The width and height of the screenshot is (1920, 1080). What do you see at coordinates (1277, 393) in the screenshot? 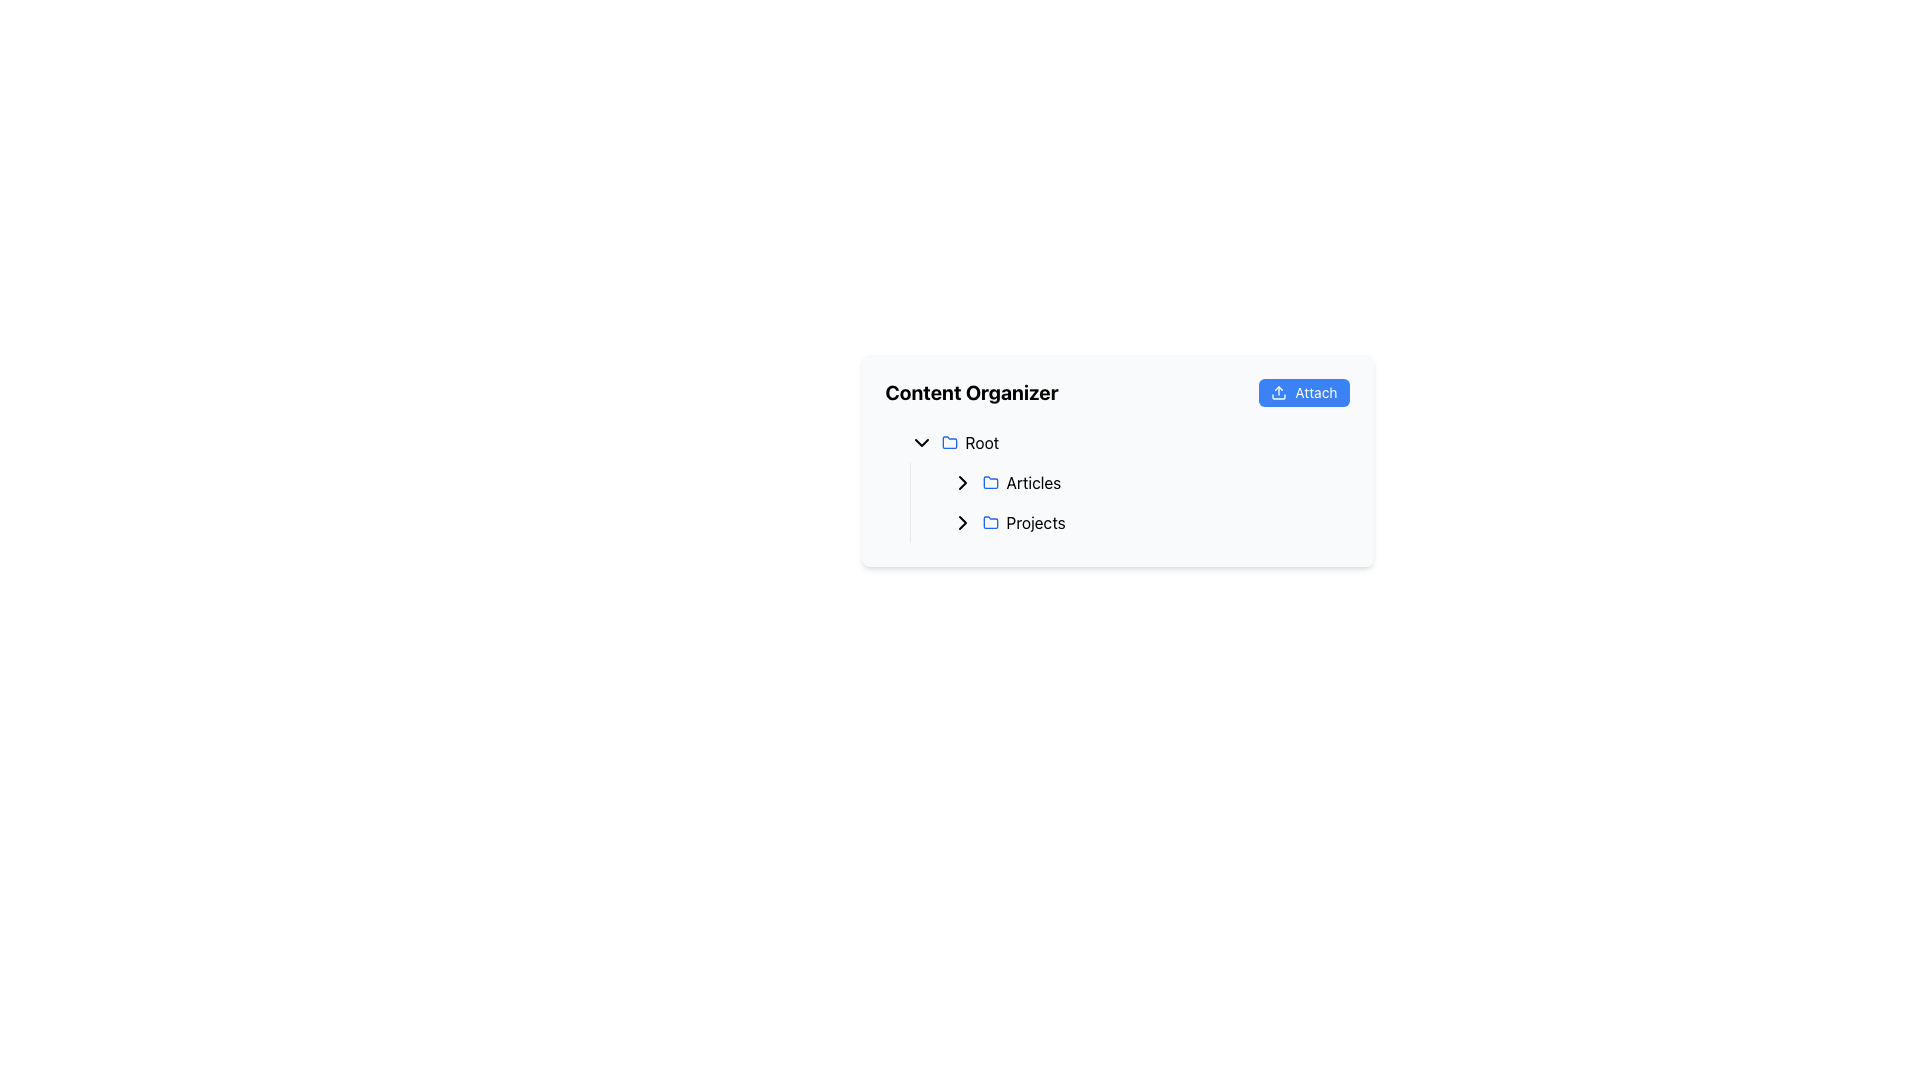
I see `the 'Attach' button which contains the upload icon located in the top-right corner of the content management interface` at bounding box center [1277, 393].